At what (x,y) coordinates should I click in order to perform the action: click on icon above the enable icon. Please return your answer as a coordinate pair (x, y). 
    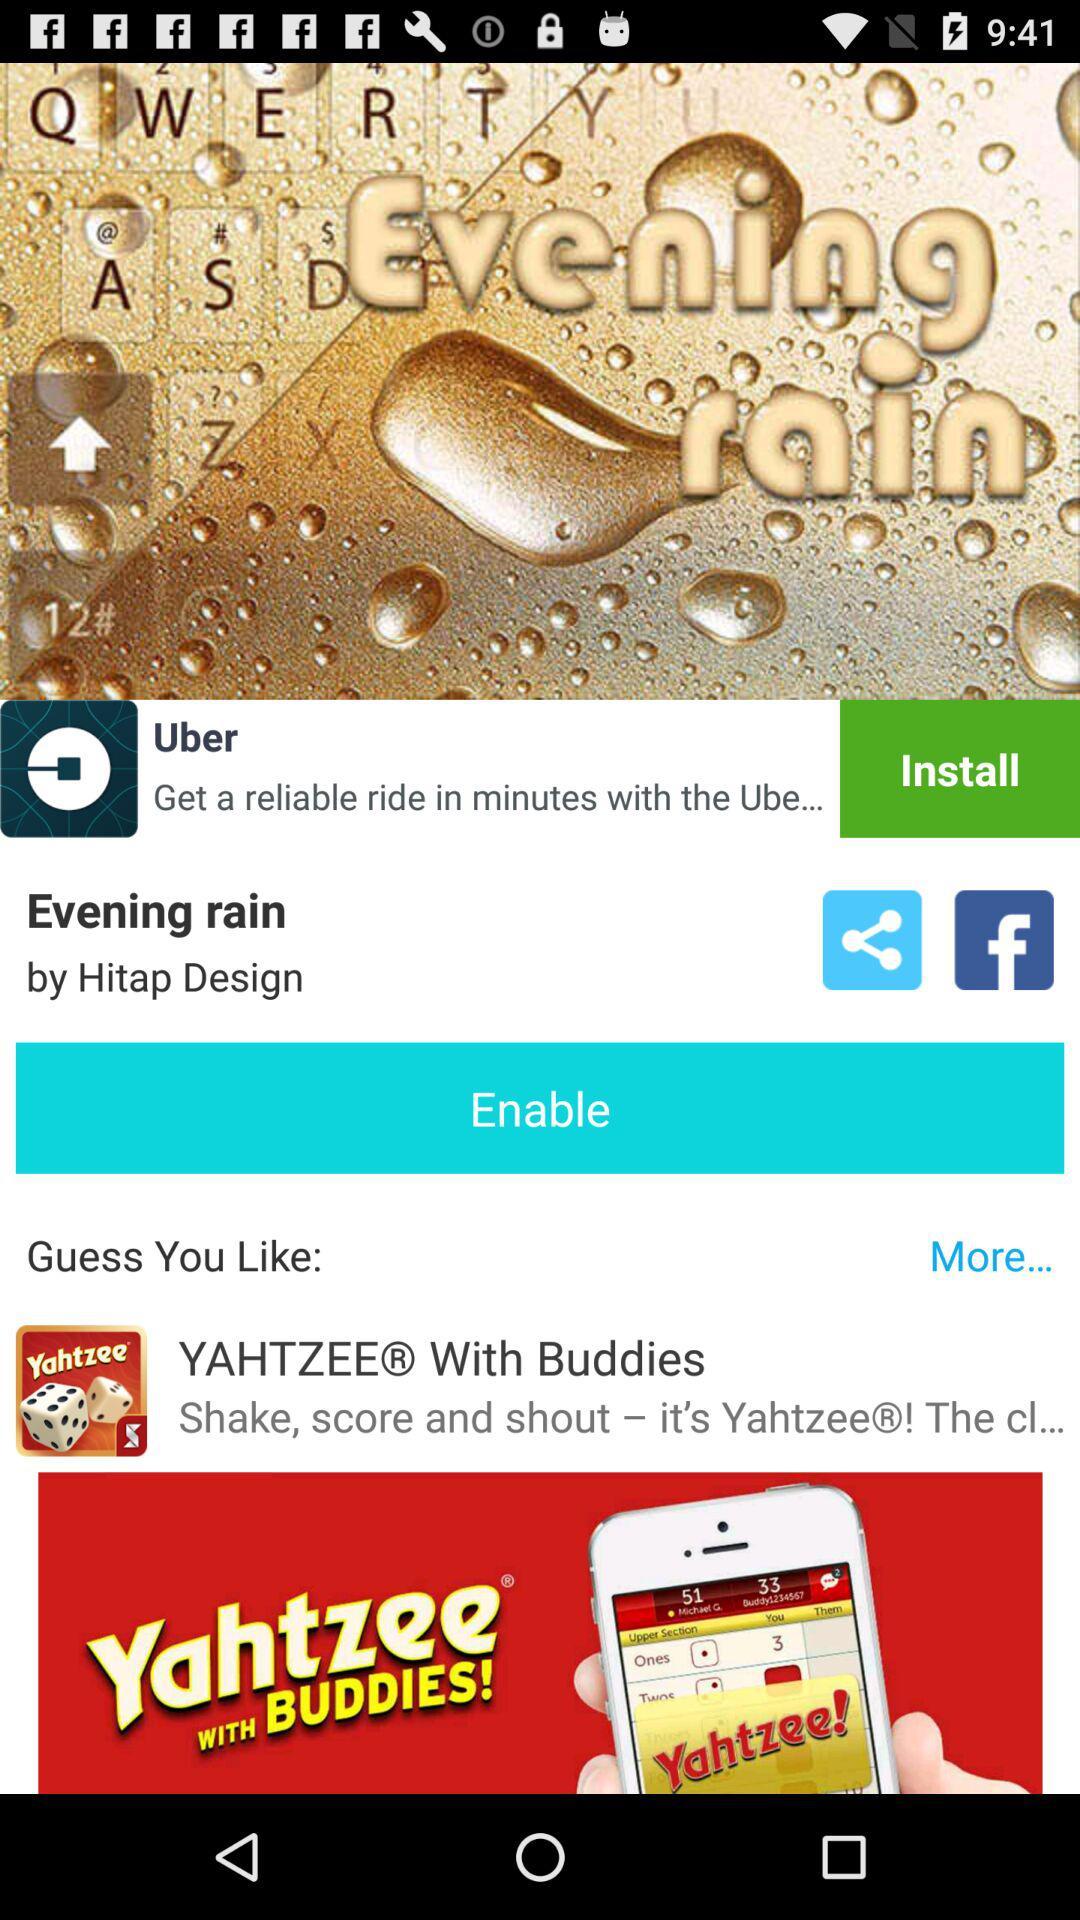
    Looking at the image, I should click on (1003, 939).